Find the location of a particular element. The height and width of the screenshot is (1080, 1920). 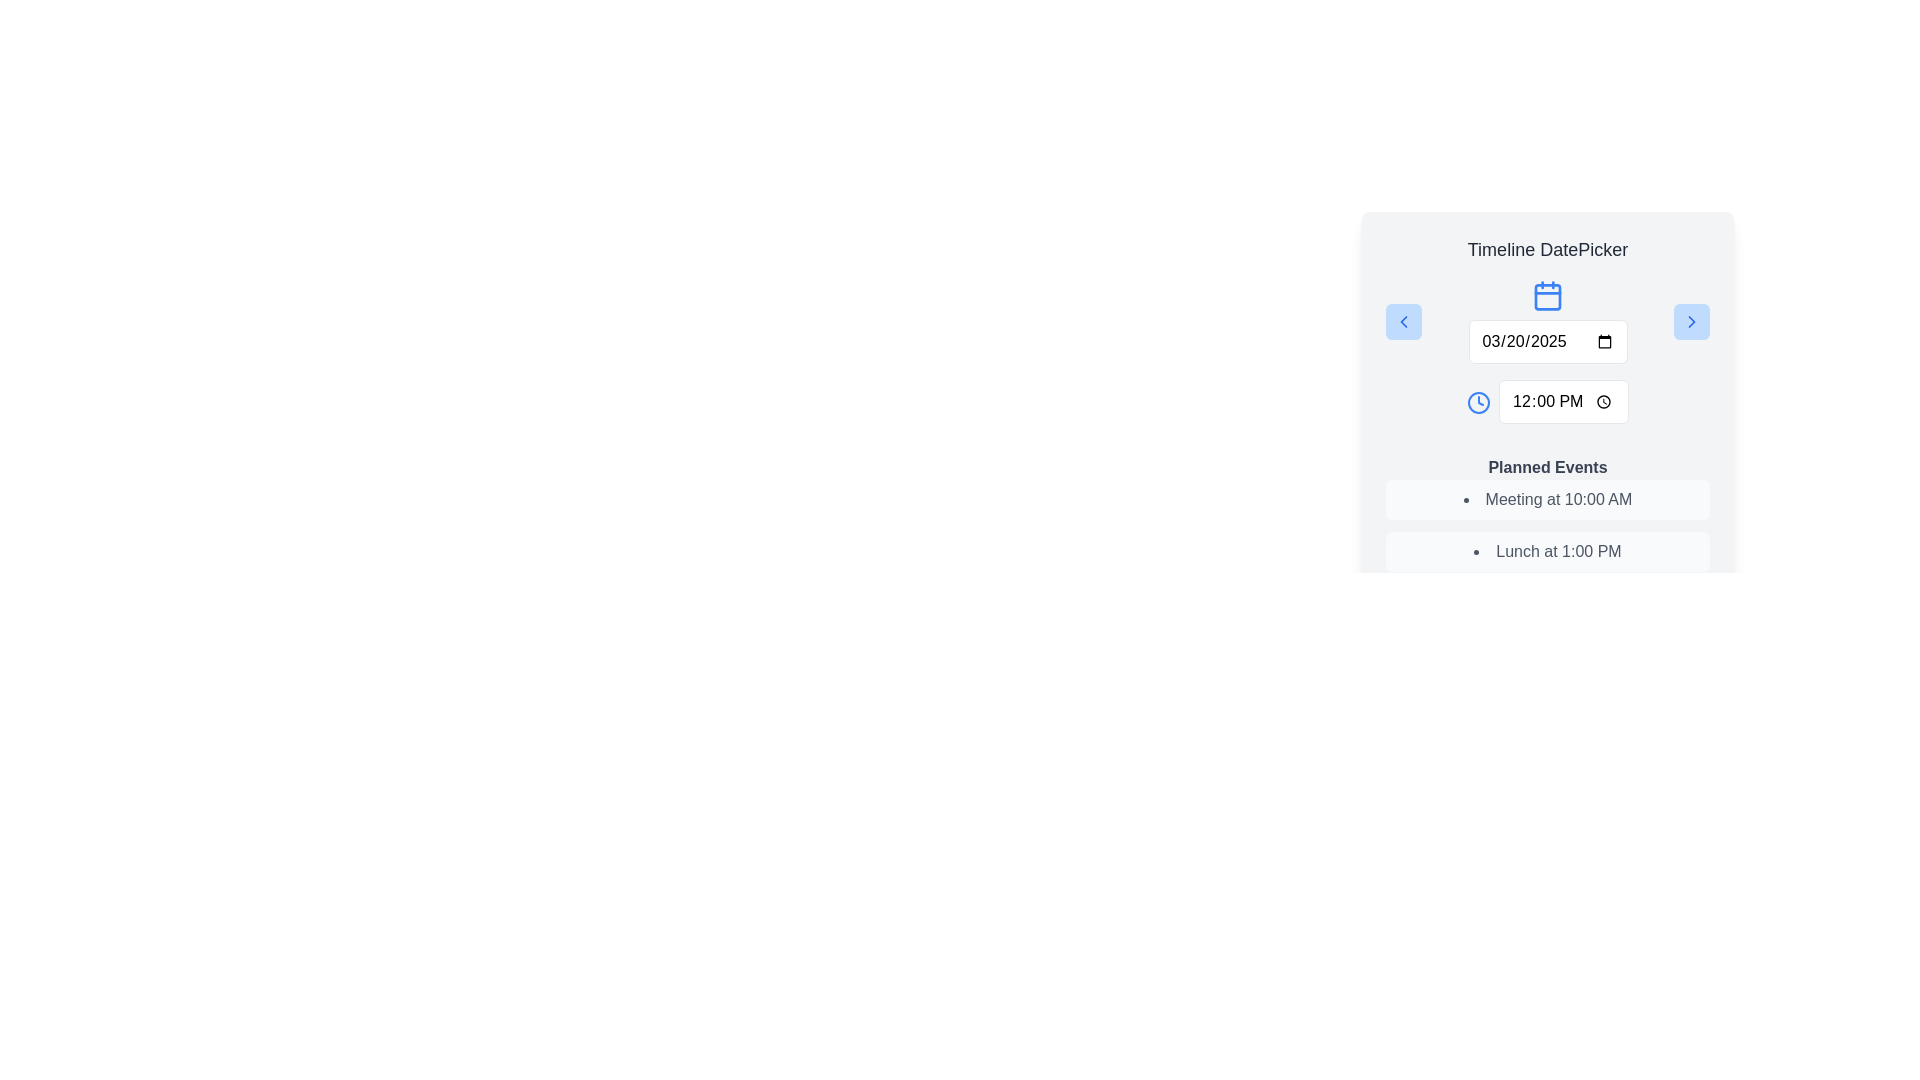

the chevron-left icon in the Timeline DatePicker interface, which is positioned to the left of the date input field and aligned with the calendar icon is located at coordinates (1402, 320).